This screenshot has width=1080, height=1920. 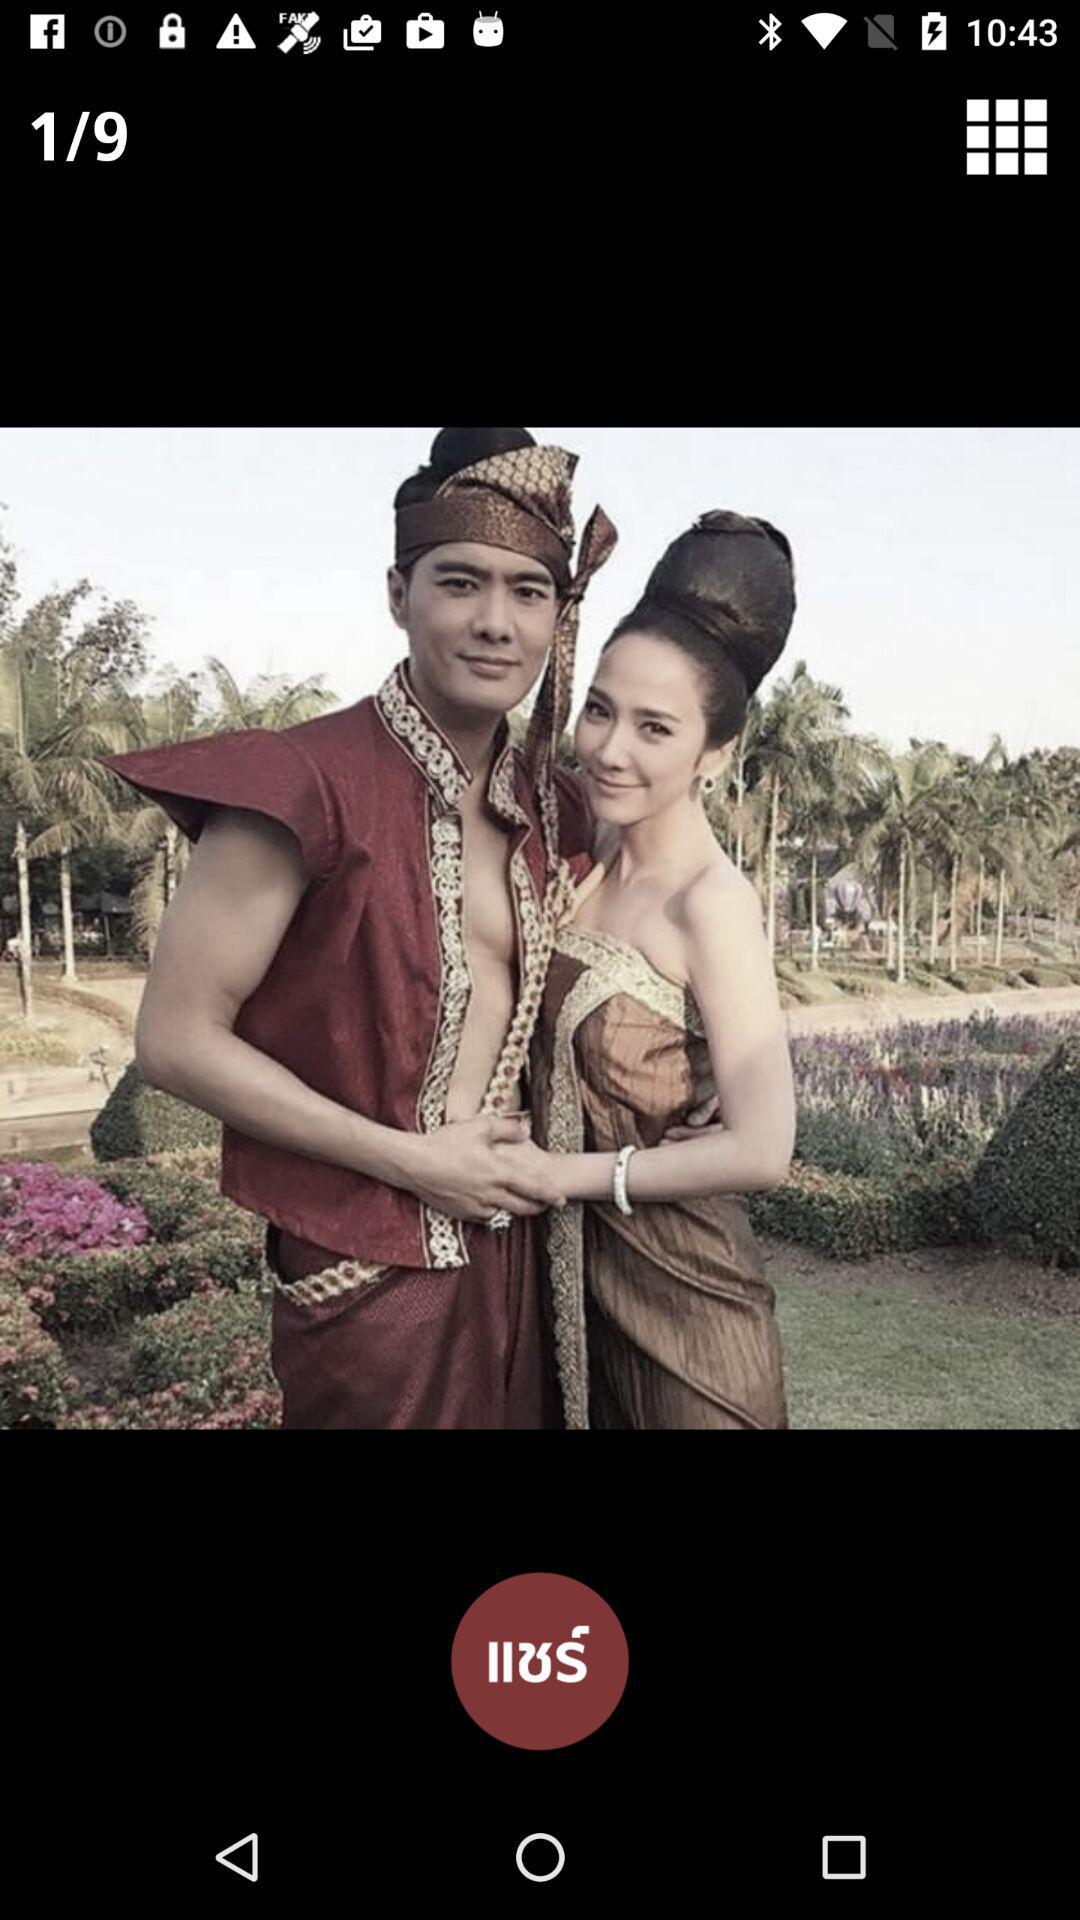 I want to click on menu, so click(x=1019, y=135).